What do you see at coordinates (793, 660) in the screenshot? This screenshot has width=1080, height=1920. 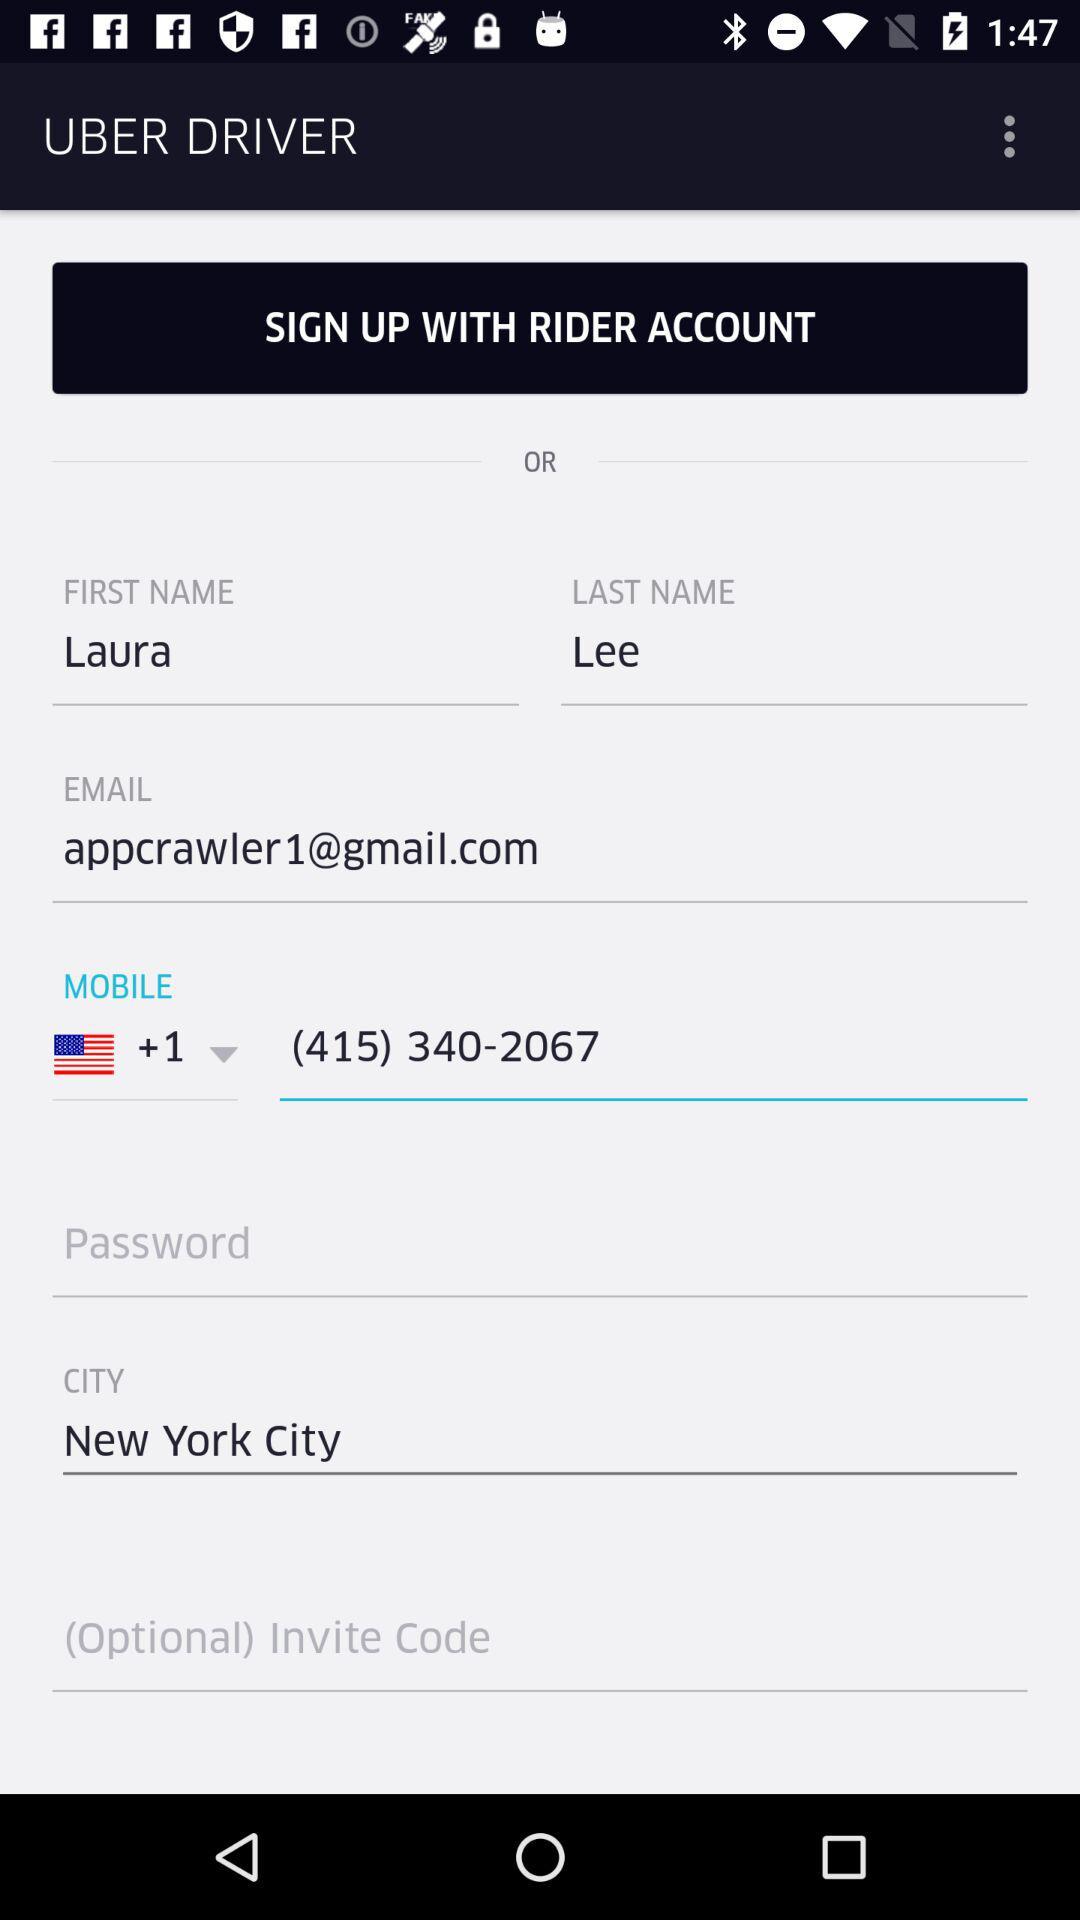 I see `the item below last name` at bounding box center [793, 660].